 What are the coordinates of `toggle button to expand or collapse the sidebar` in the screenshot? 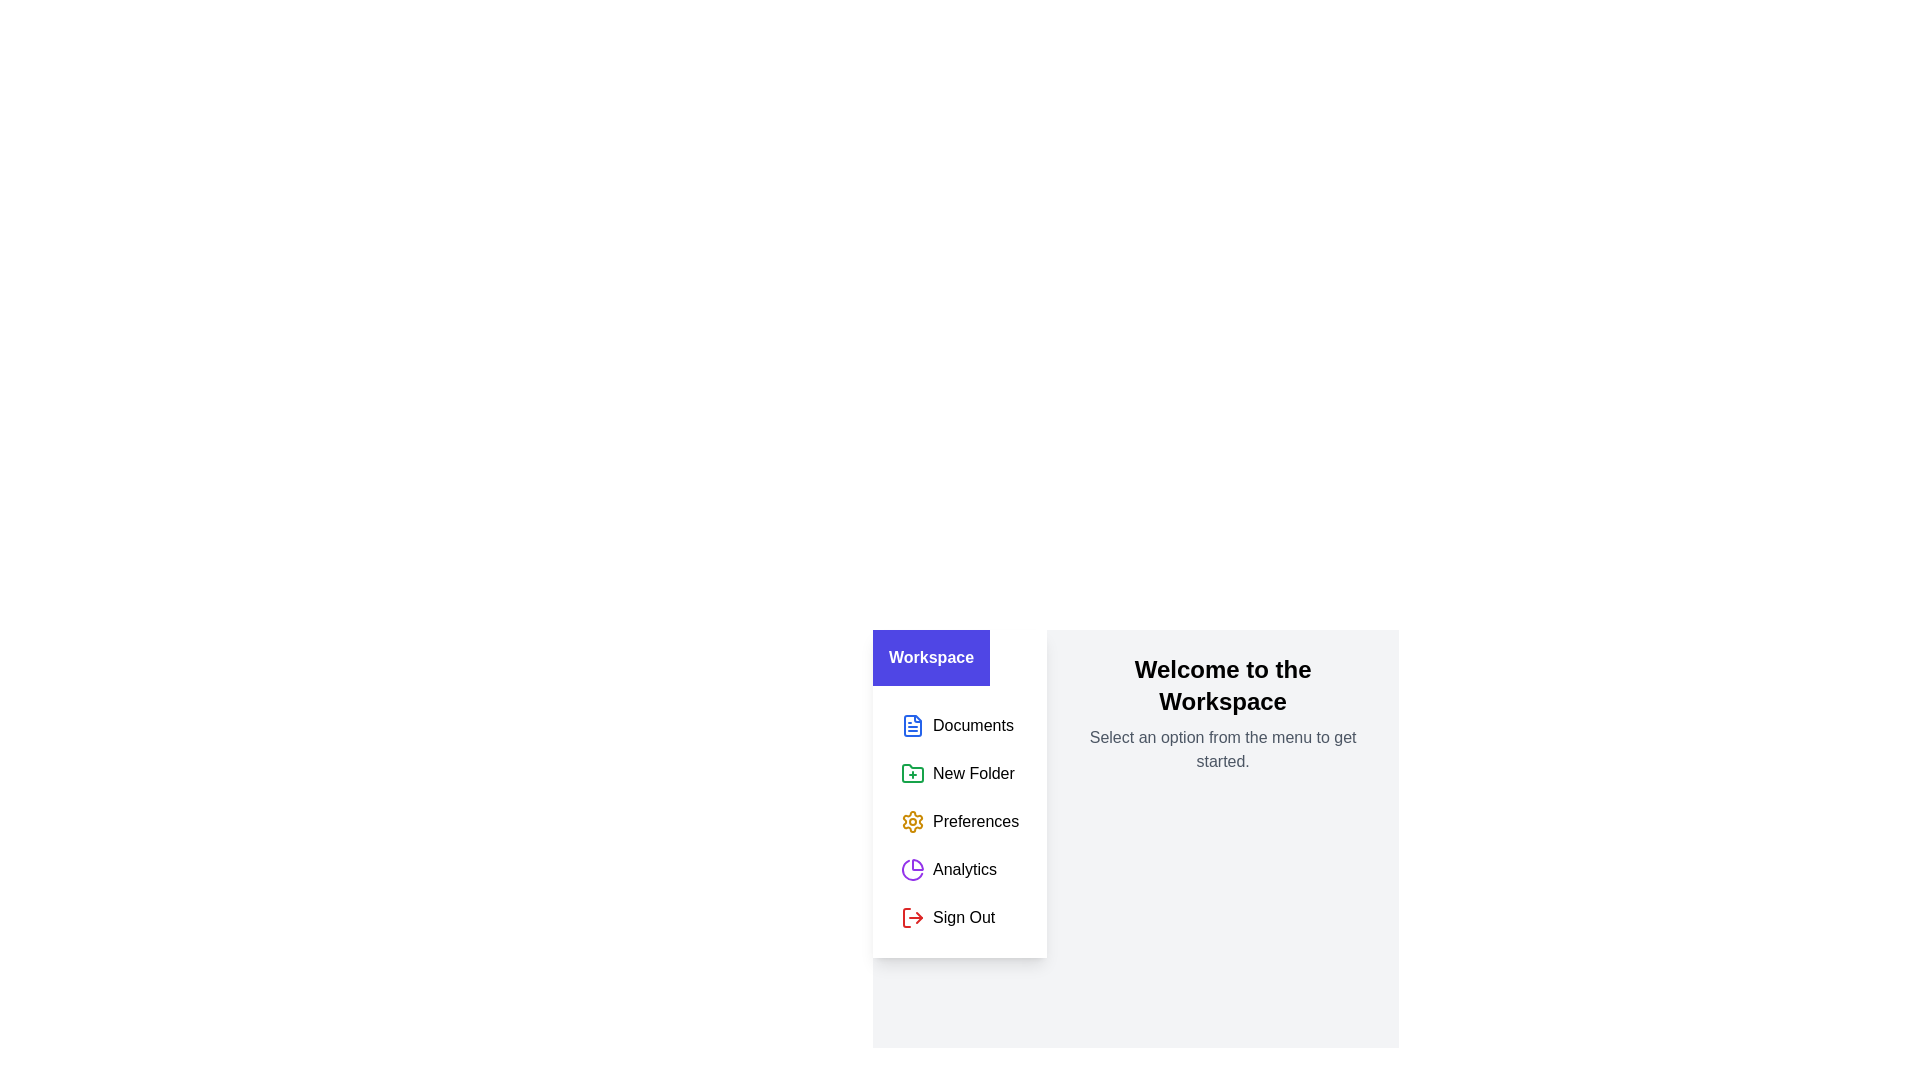 It's located at (930, 658).